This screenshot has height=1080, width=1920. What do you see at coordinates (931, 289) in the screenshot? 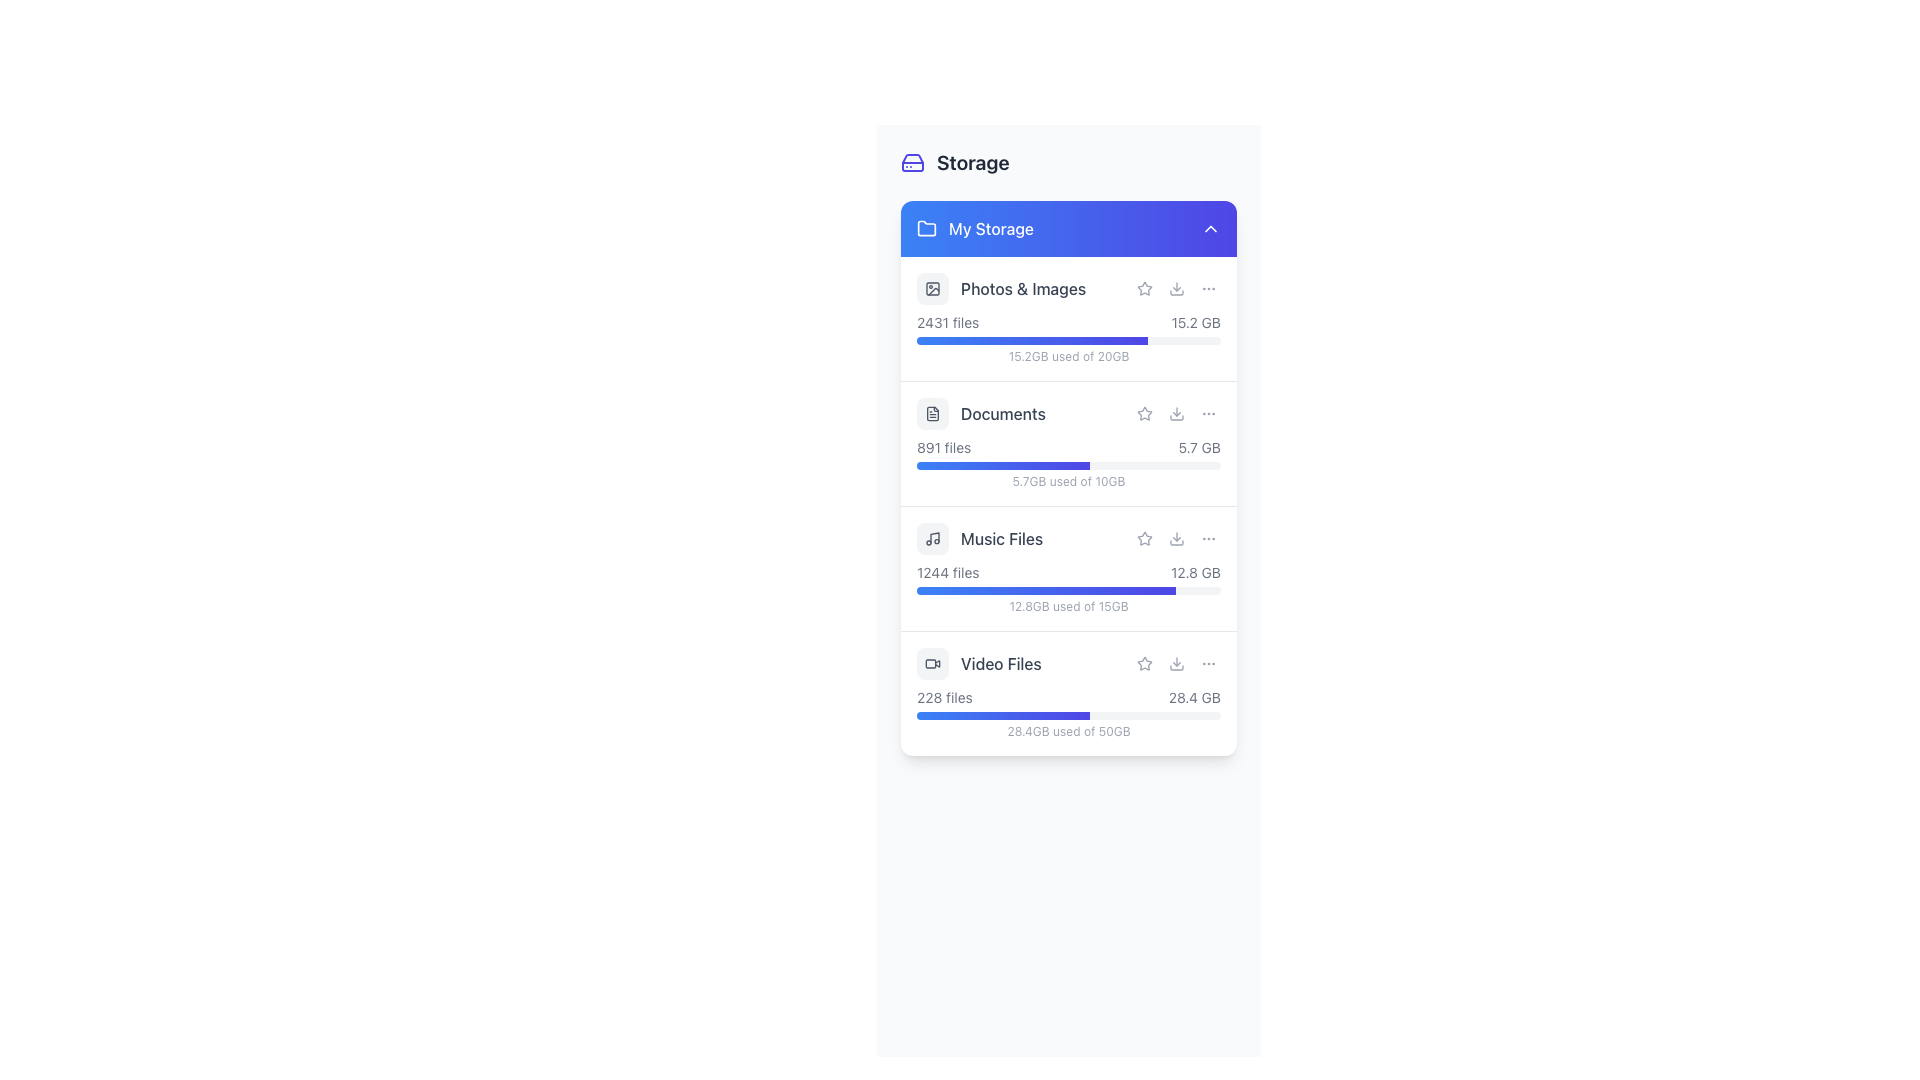
I see `the icon representing a content category, which resembles an image placeholder, located in the 'Photos & Images' section under the 'My Storage' collapsible card` at bounding box center [931, 289].